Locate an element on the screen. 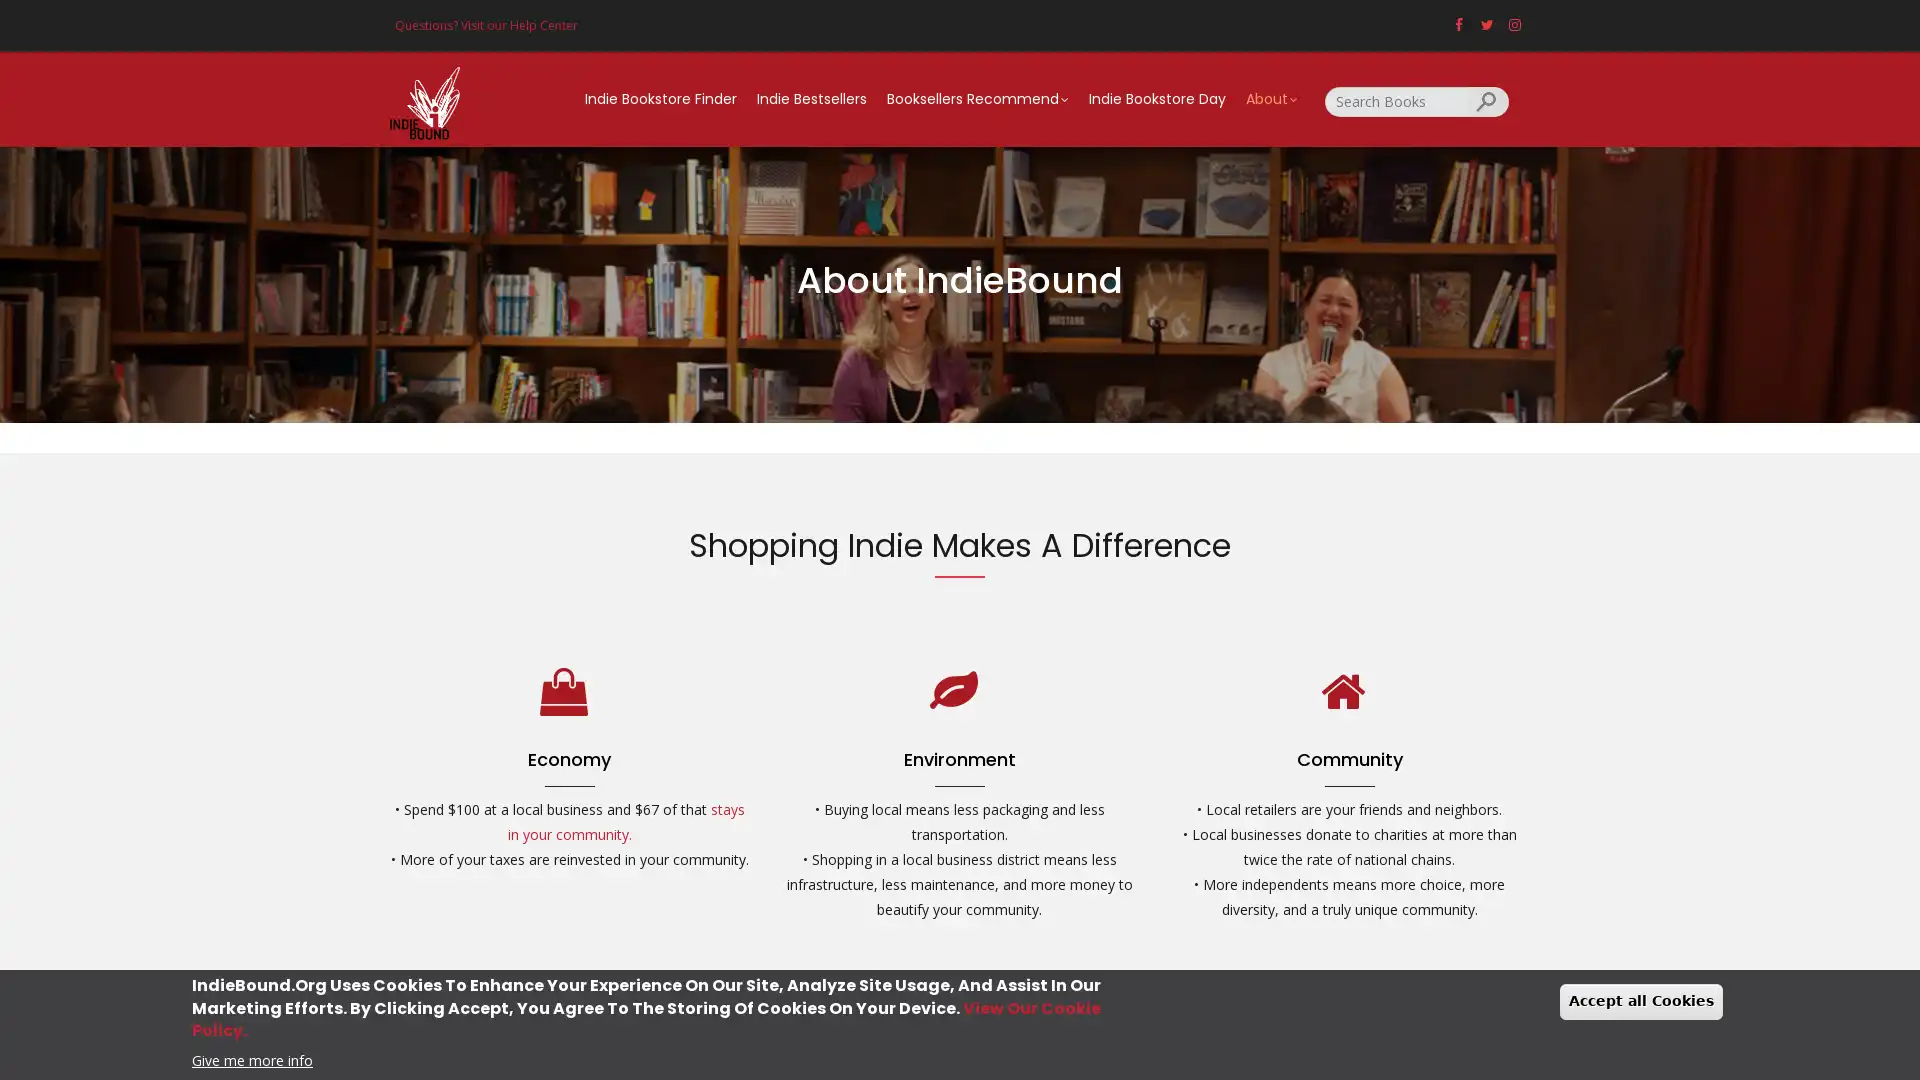  Give me more info is located at coordinates (251, 1058).